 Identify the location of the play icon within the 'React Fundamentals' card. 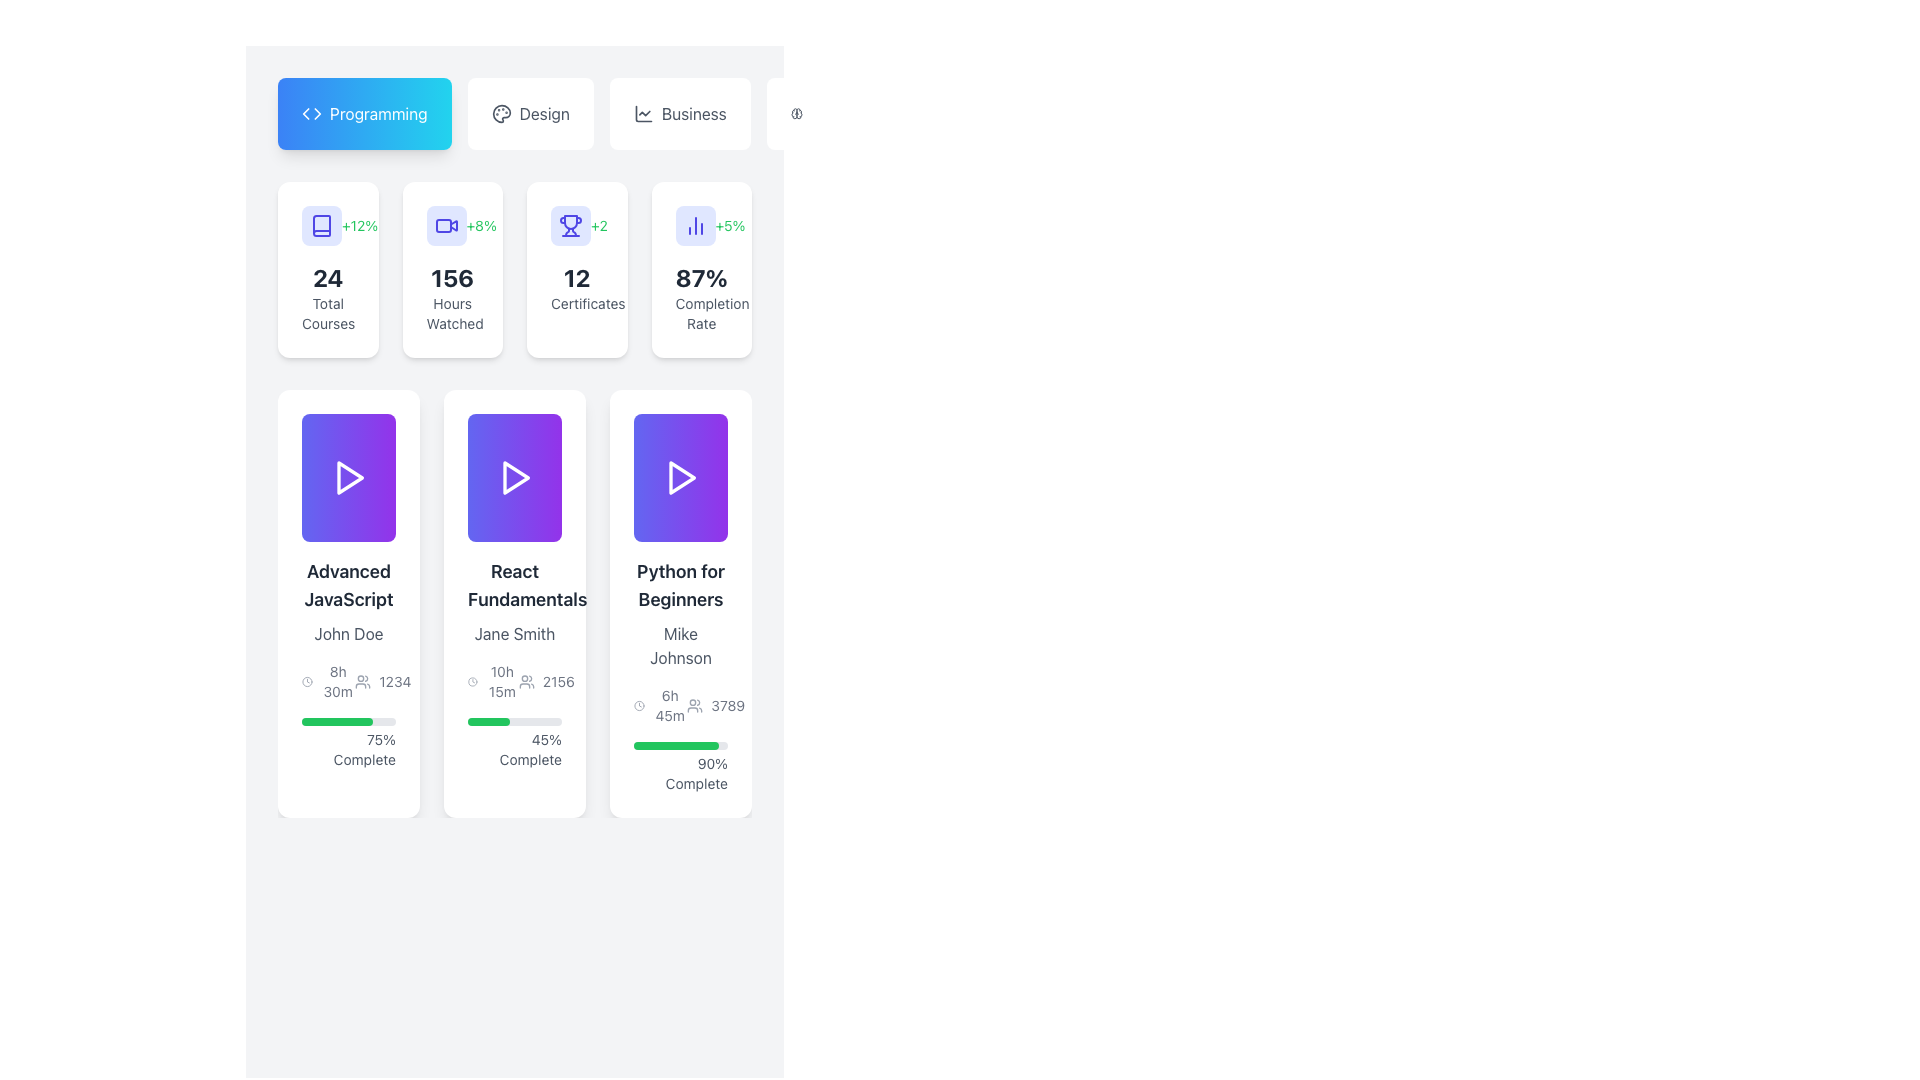
(516, 478).